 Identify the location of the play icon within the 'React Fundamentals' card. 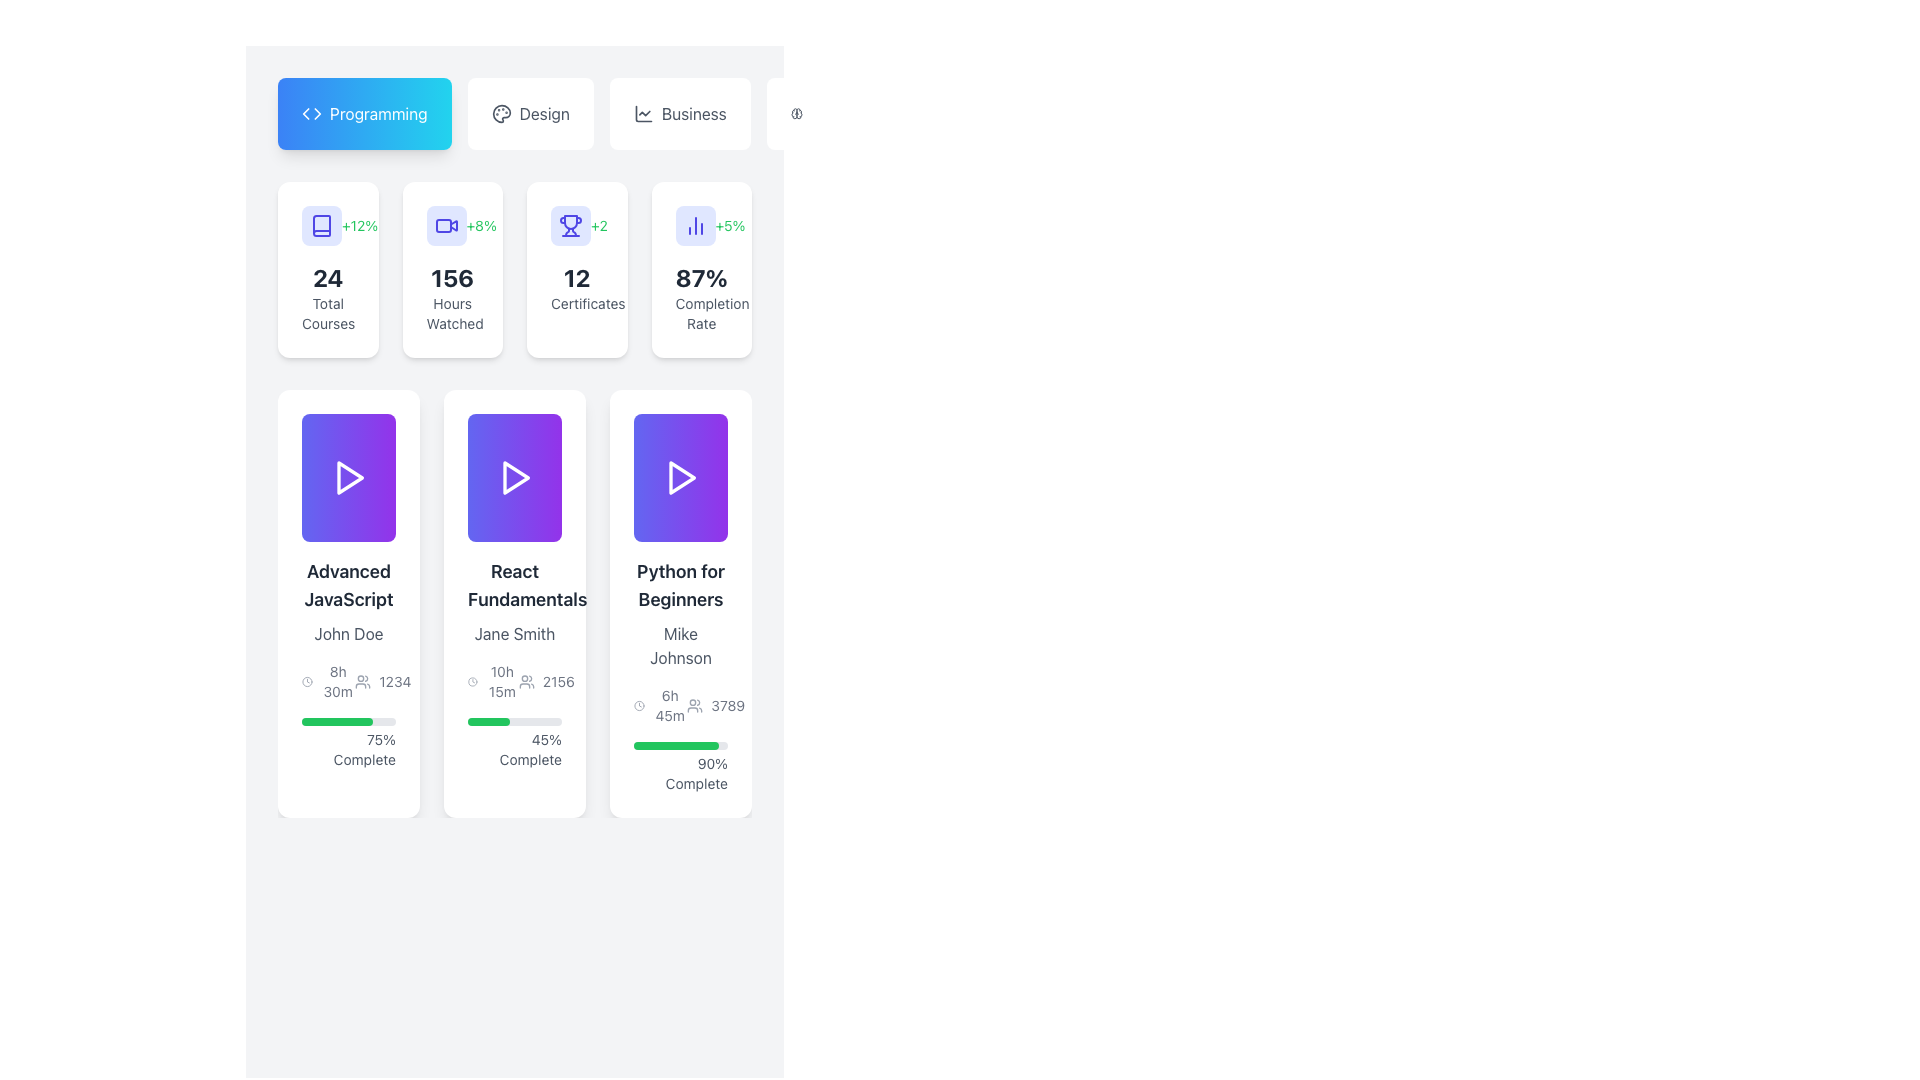
(516, 478).